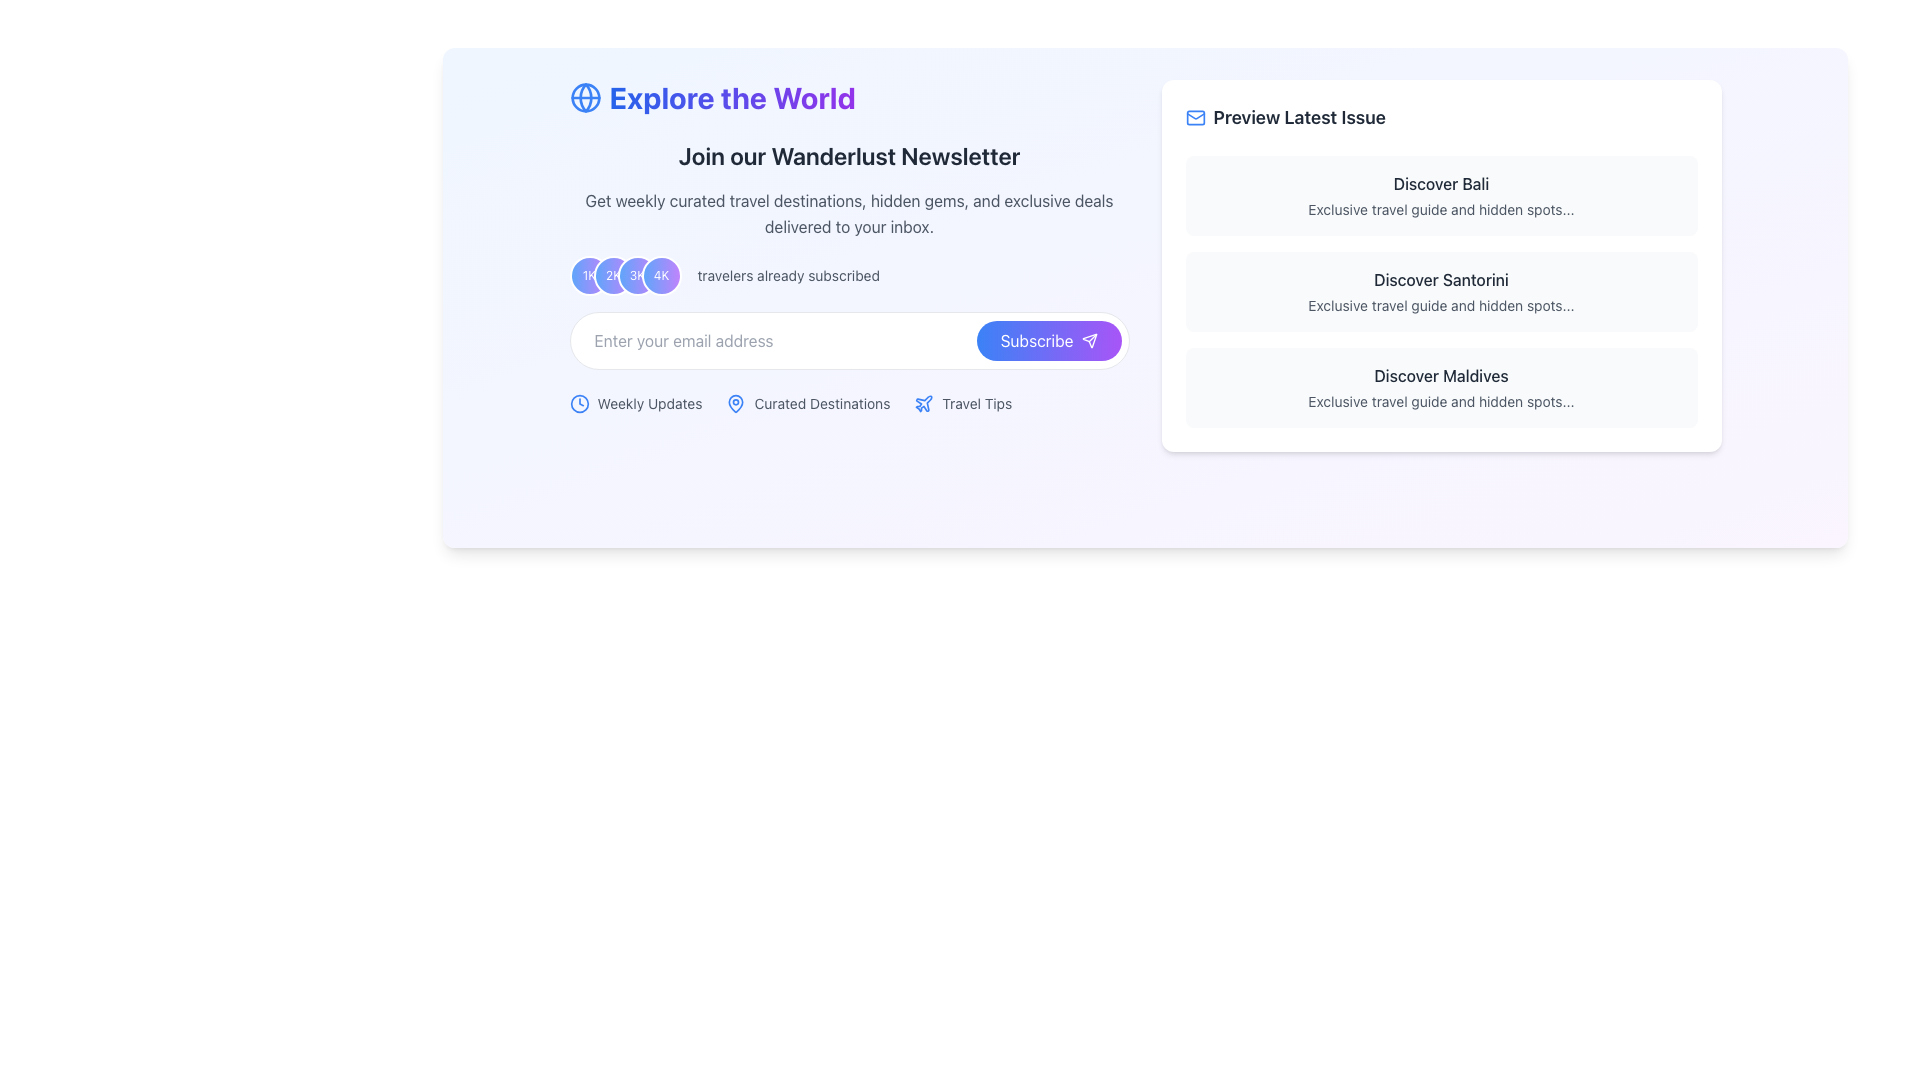  What do you see at coordinates (1088, 338) in the screenshot?
I see `the 'Send' icon located on the right side of the blue 'Subscribe' button` at bounding box center [1088, 338].